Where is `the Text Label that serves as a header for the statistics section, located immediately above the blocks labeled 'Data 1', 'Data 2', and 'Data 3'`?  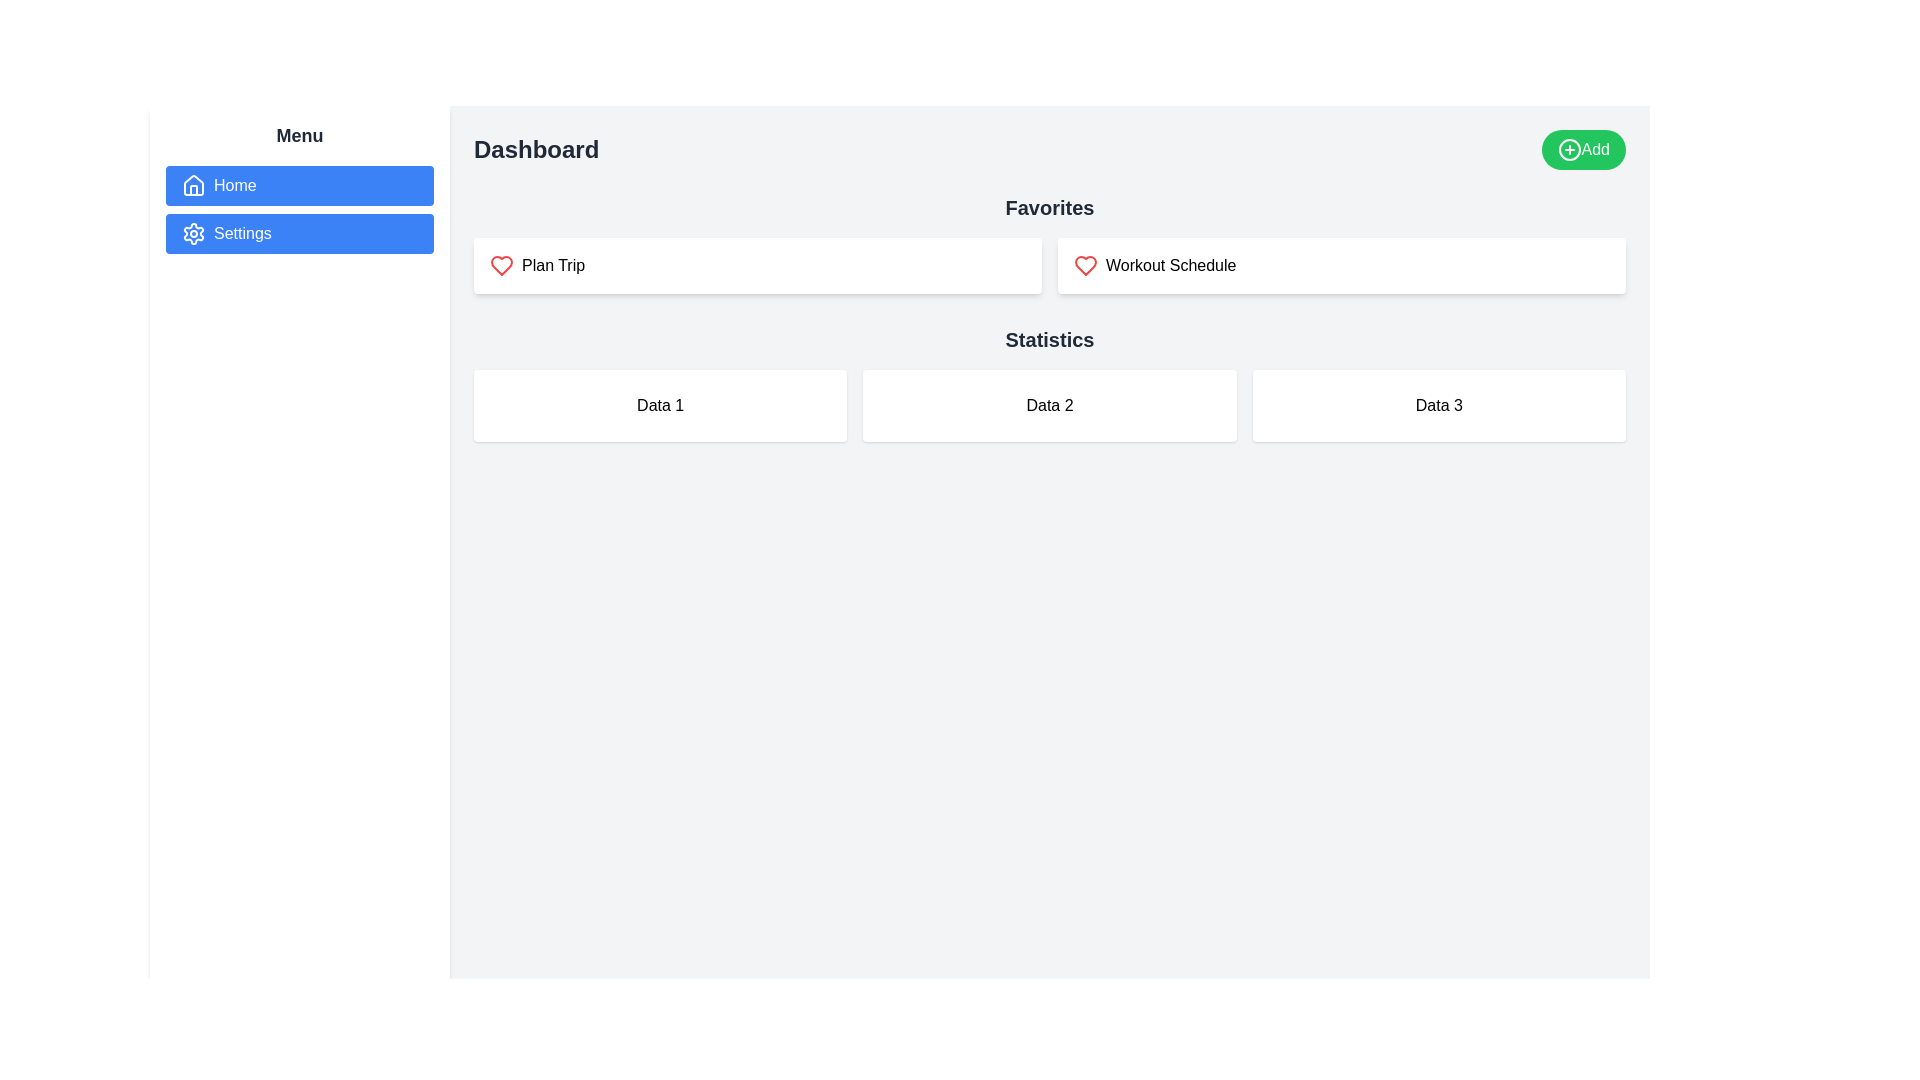 the Text Label that serves as a header for the statistics section, located immediately above the blocks labeled 'Data 1', 'Data 2', and 'Data 3' is located at coordinates (1049, 338).